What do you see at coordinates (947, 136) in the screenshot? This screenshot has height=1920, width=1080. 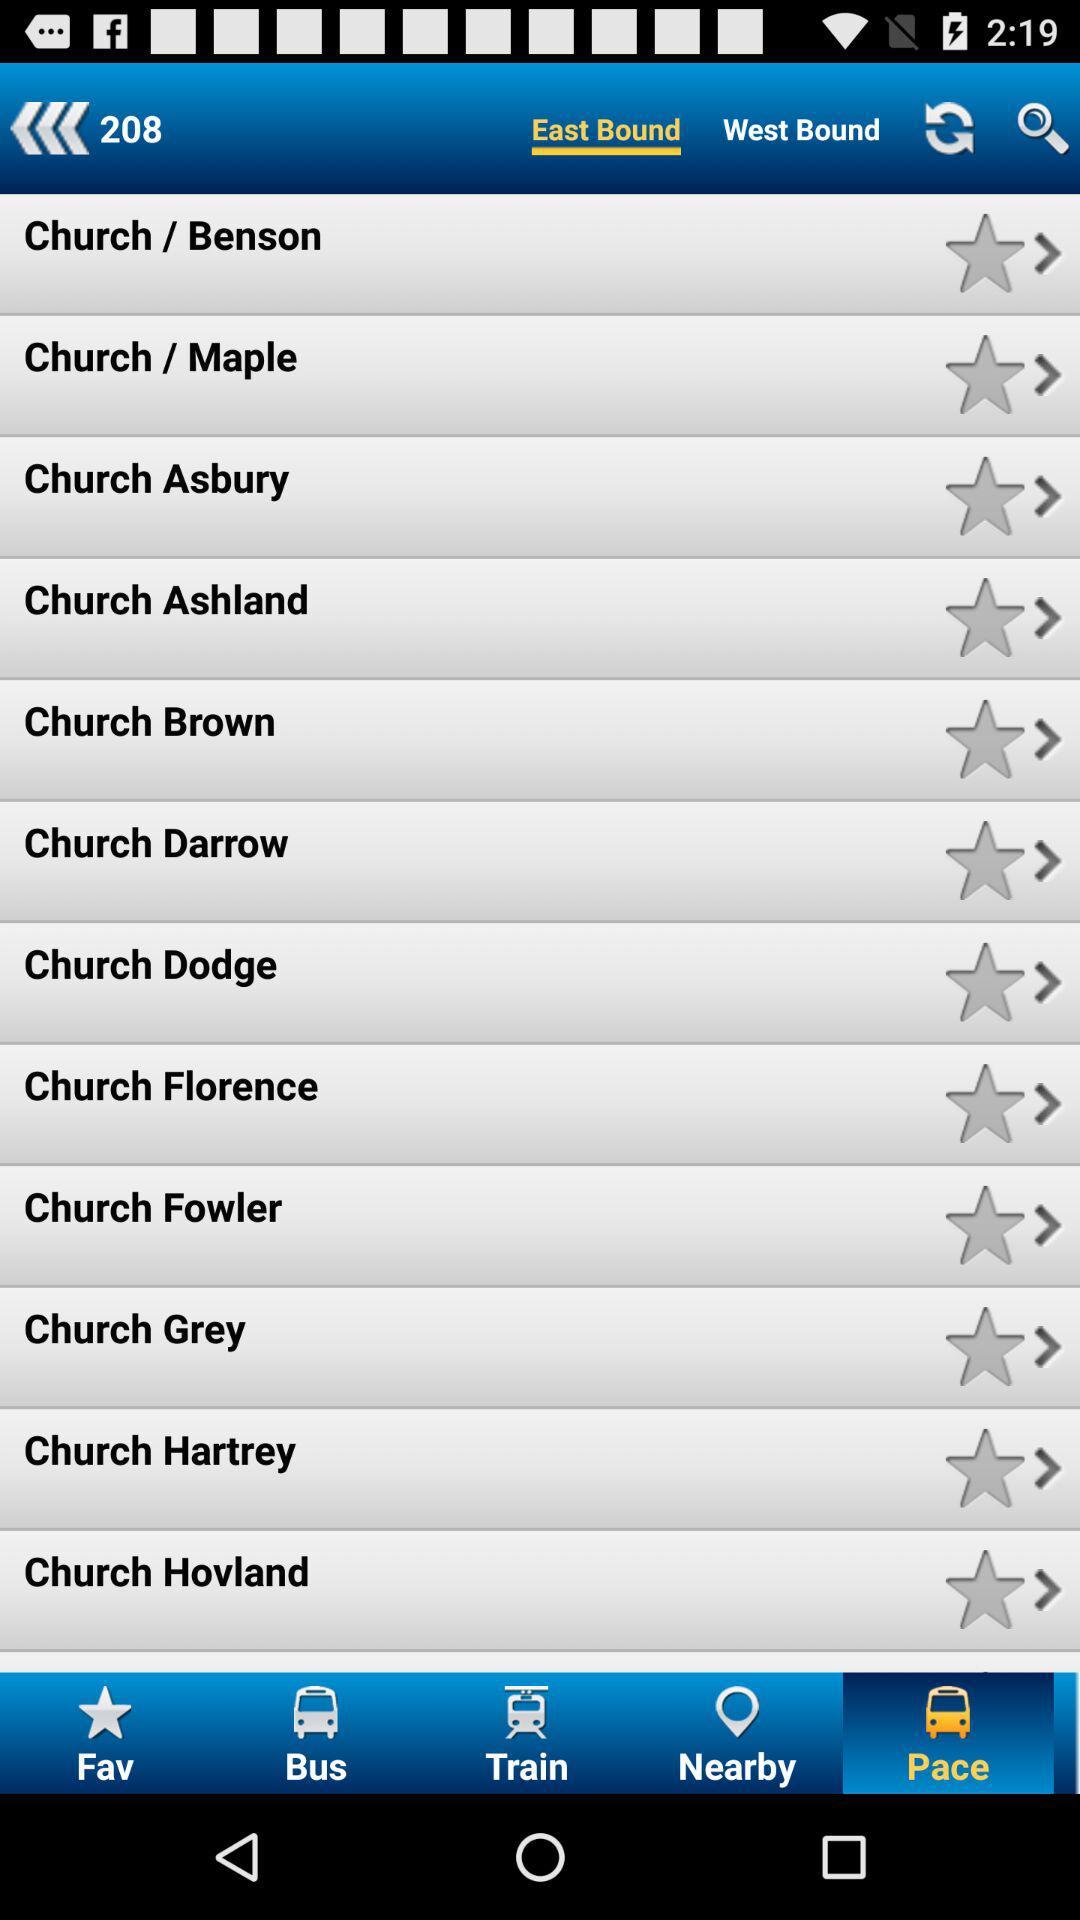 I see `the refresh icon` at bounding box center [947, 136].